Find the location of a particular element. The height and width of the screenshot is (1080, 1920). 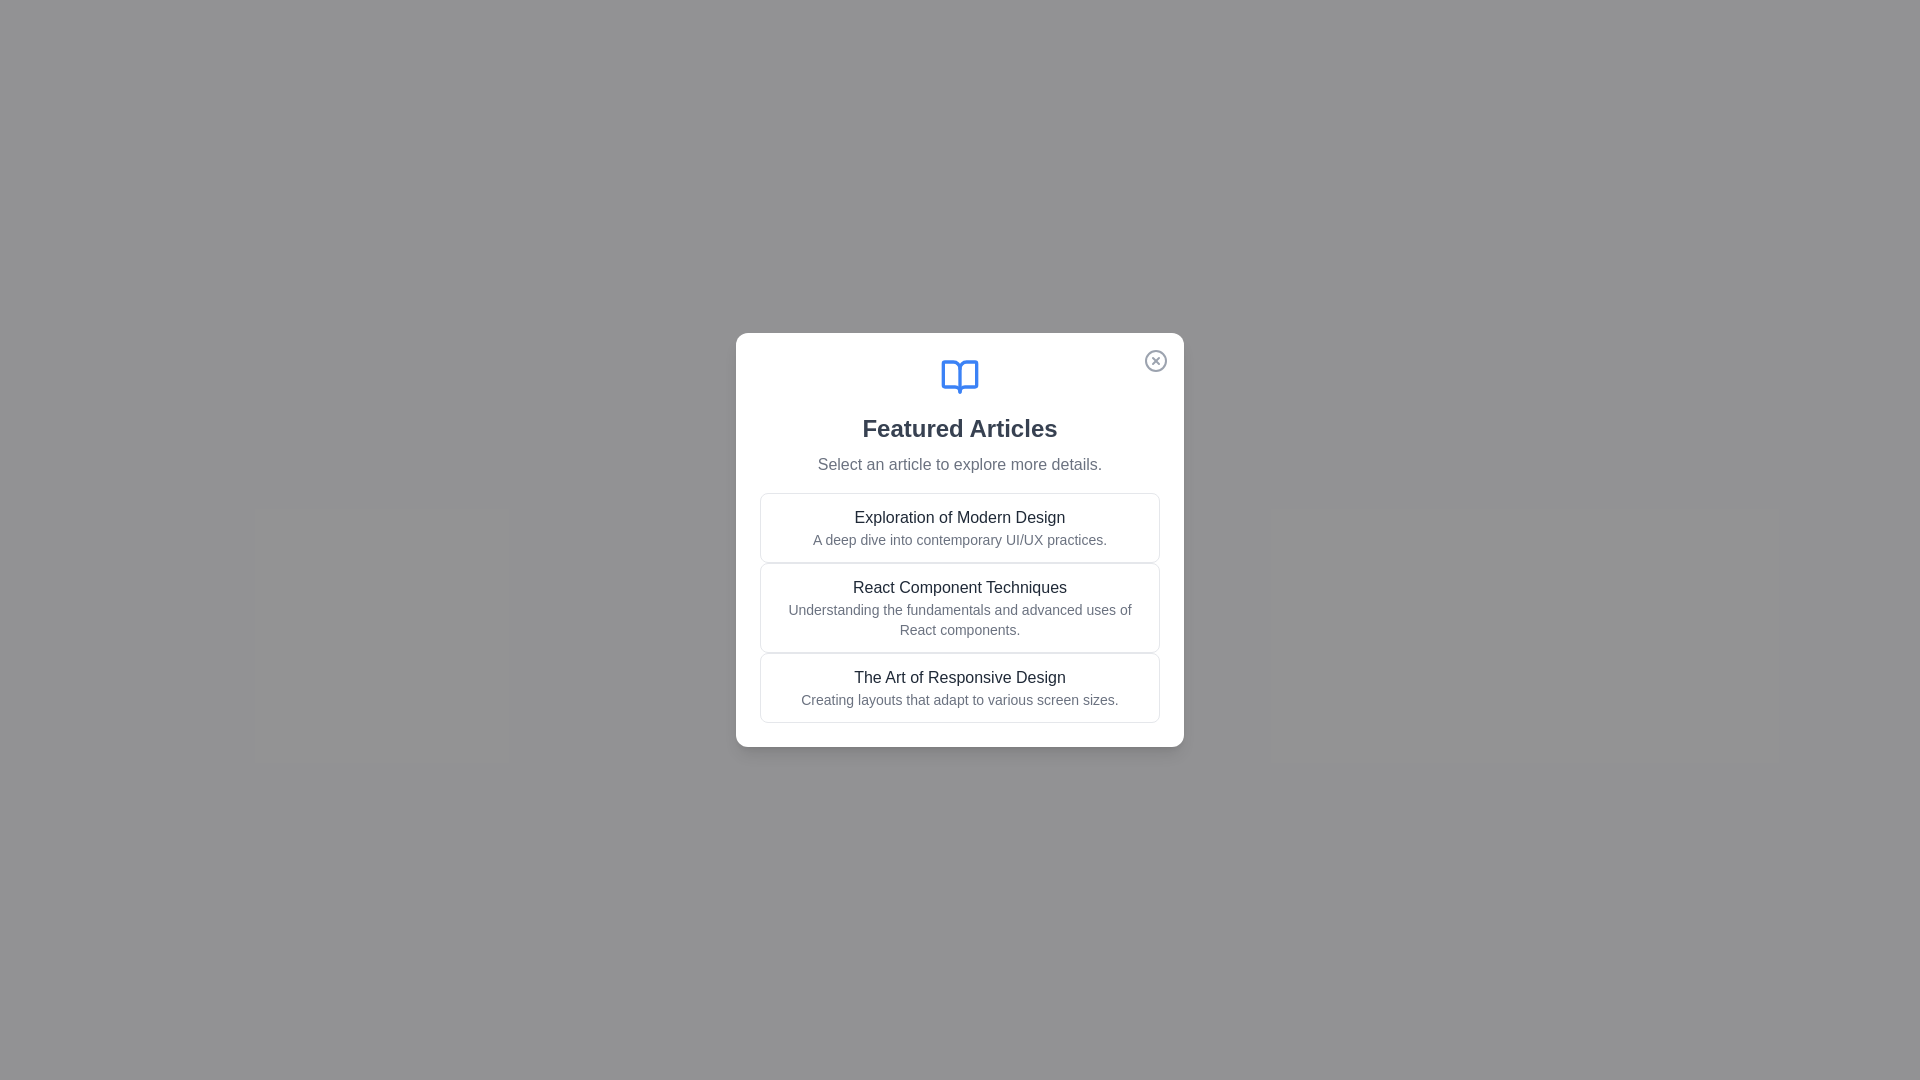

the background outside the dialog to dismiss it is located at coordinates (99, 100).